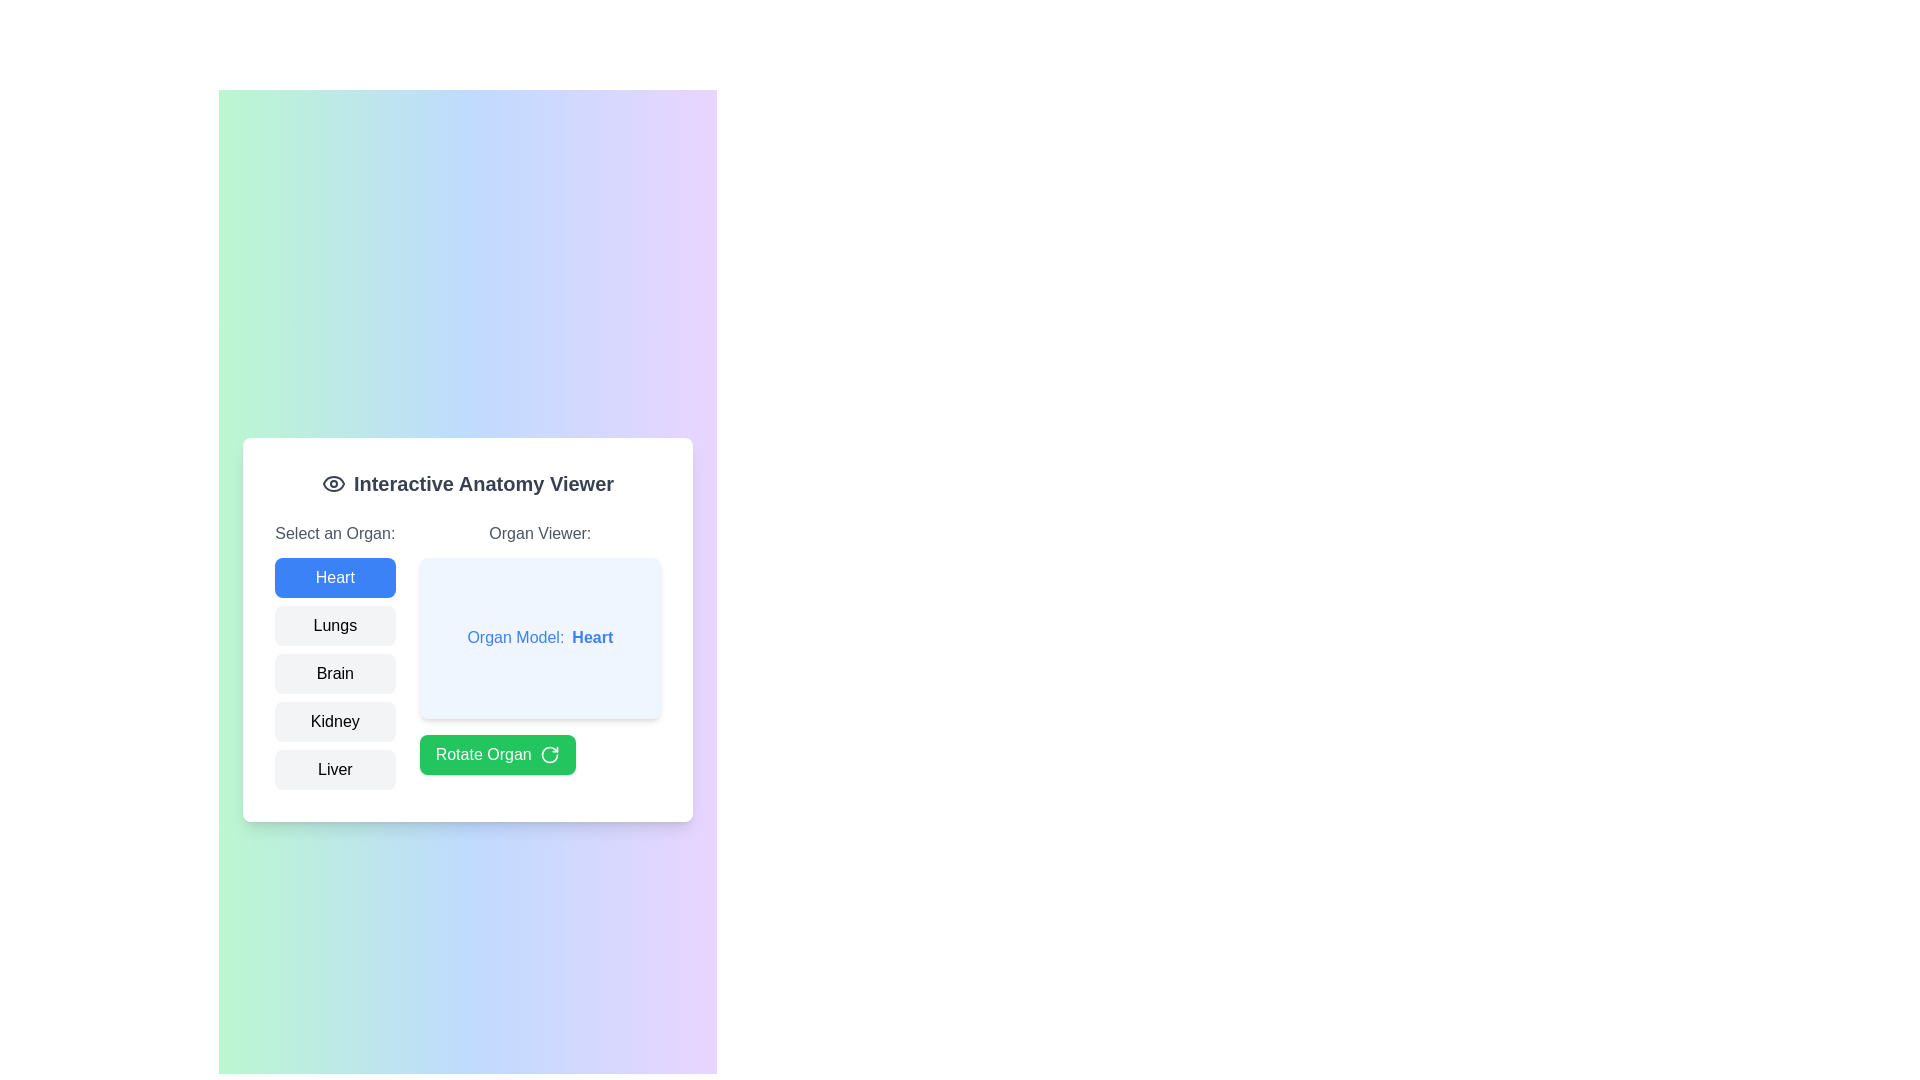  I want to click on the liver selection button, which is the fifth button in a vertical list below the Kidney button, to trigger hover effects, so click(335, 769).